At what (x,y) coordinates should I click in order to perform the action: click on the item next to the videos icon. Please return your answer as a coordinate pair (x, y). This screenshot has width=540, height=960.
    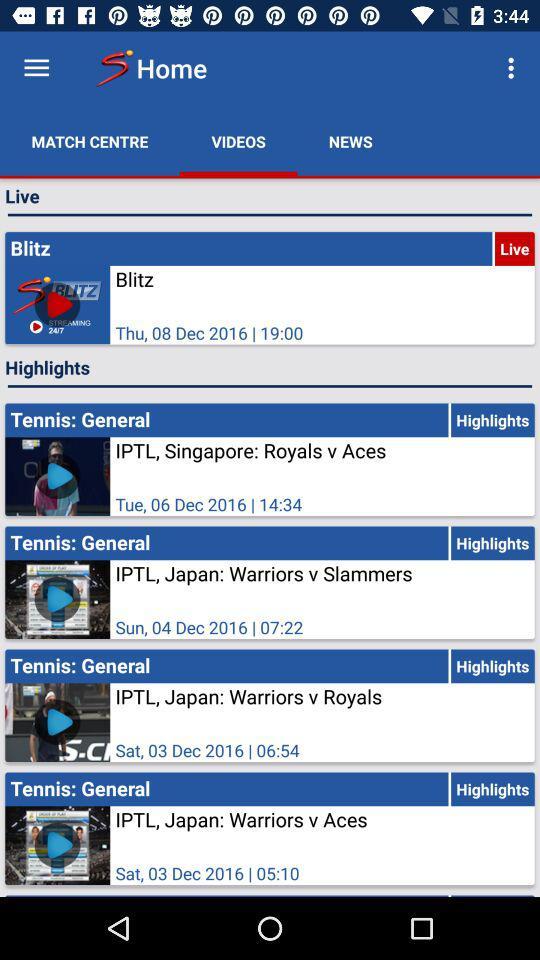
    Looking at the image, I should click on (349, 140).